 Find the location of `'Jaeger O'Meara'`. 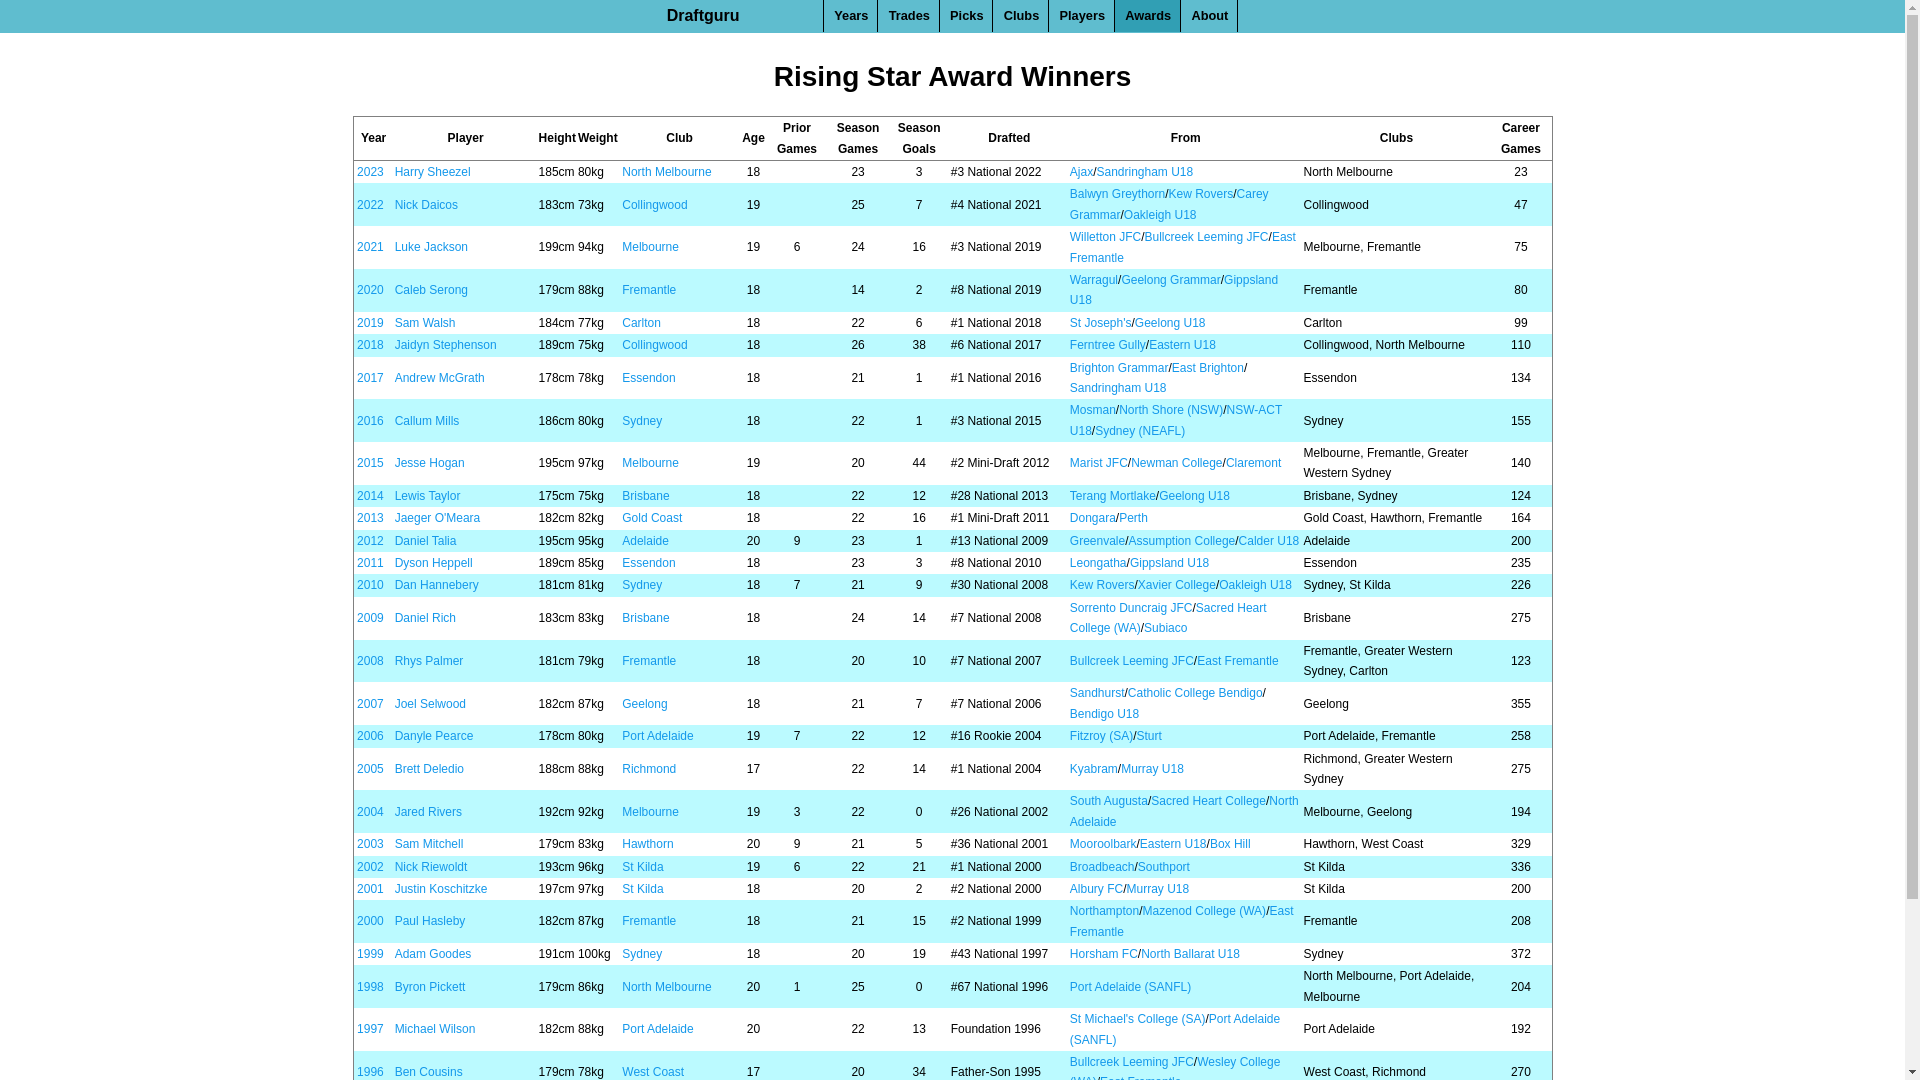

'Jaeger O'Meara' is located at coordinates (436, 516).